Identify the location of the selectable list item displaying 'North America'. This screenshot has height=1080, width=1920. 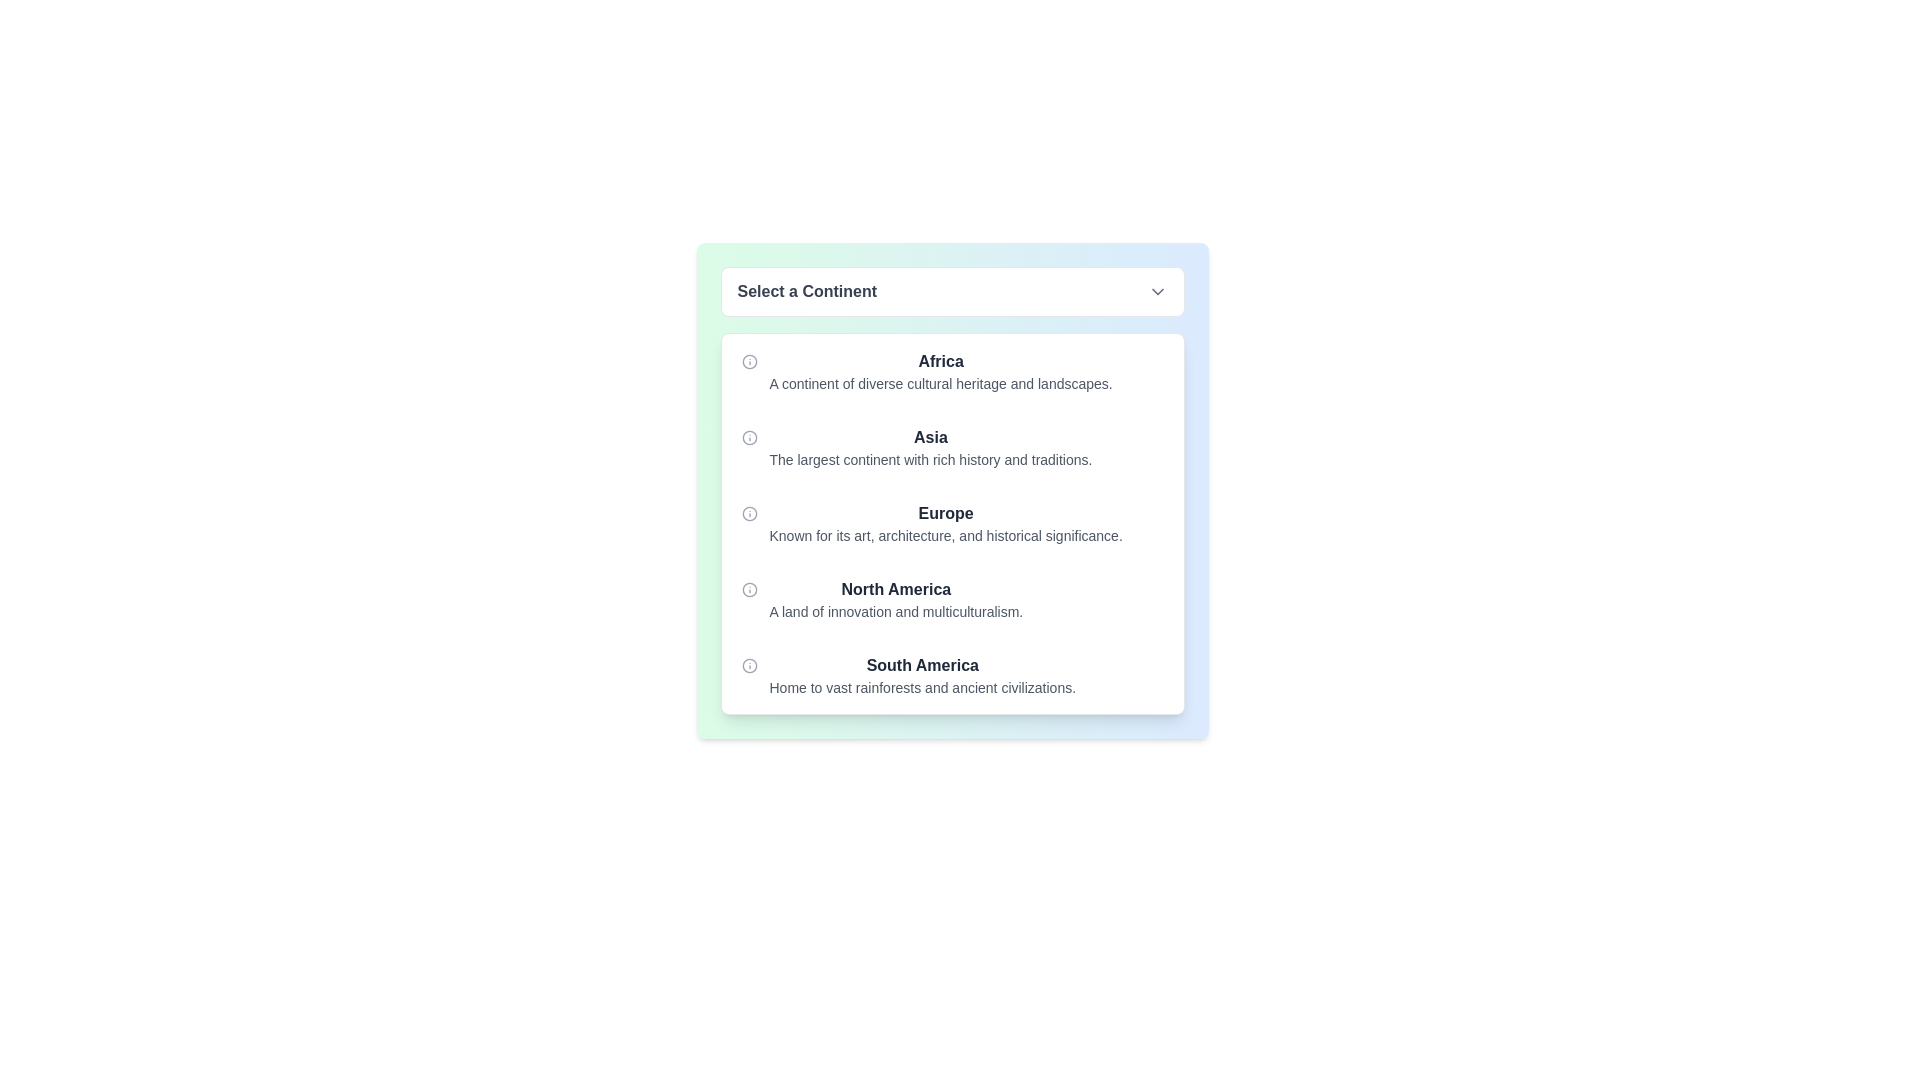
(895, 599).